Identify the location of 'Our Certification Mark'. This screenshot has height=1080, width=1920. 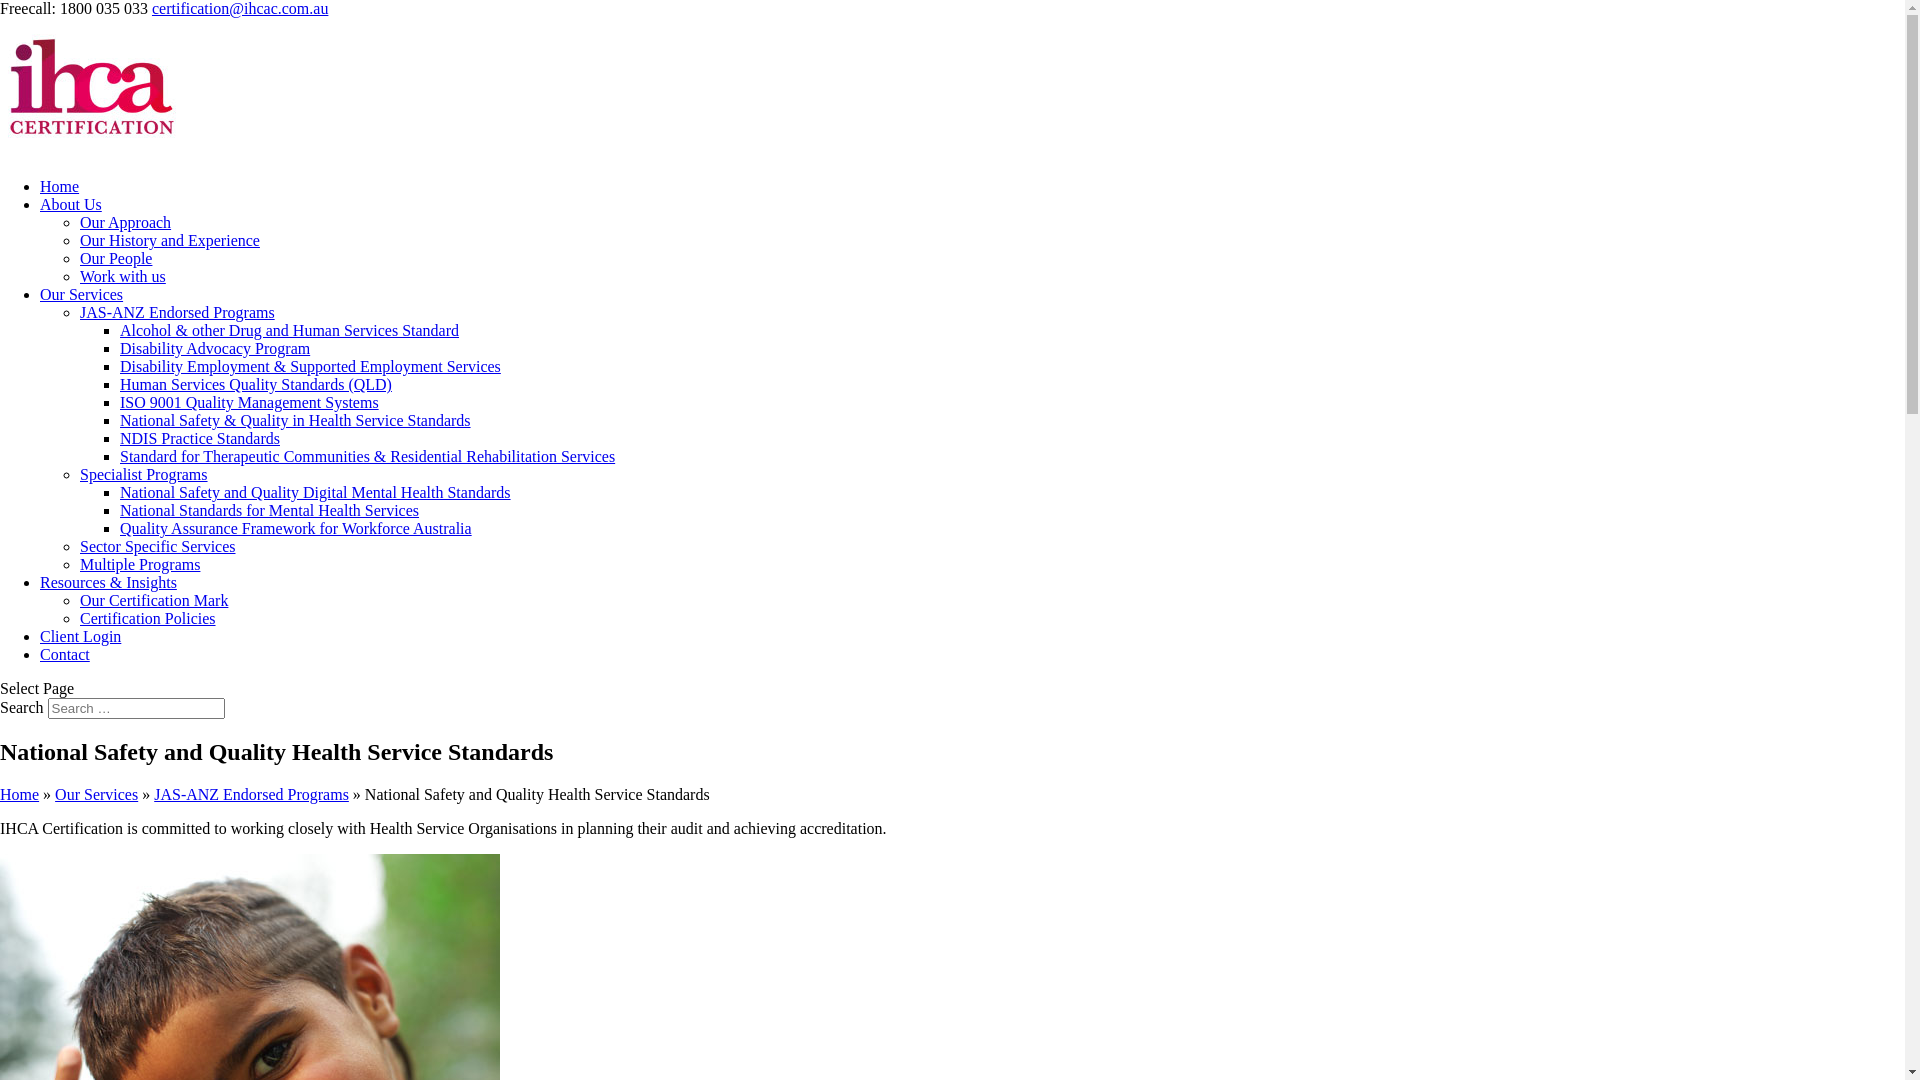
(152, 599).